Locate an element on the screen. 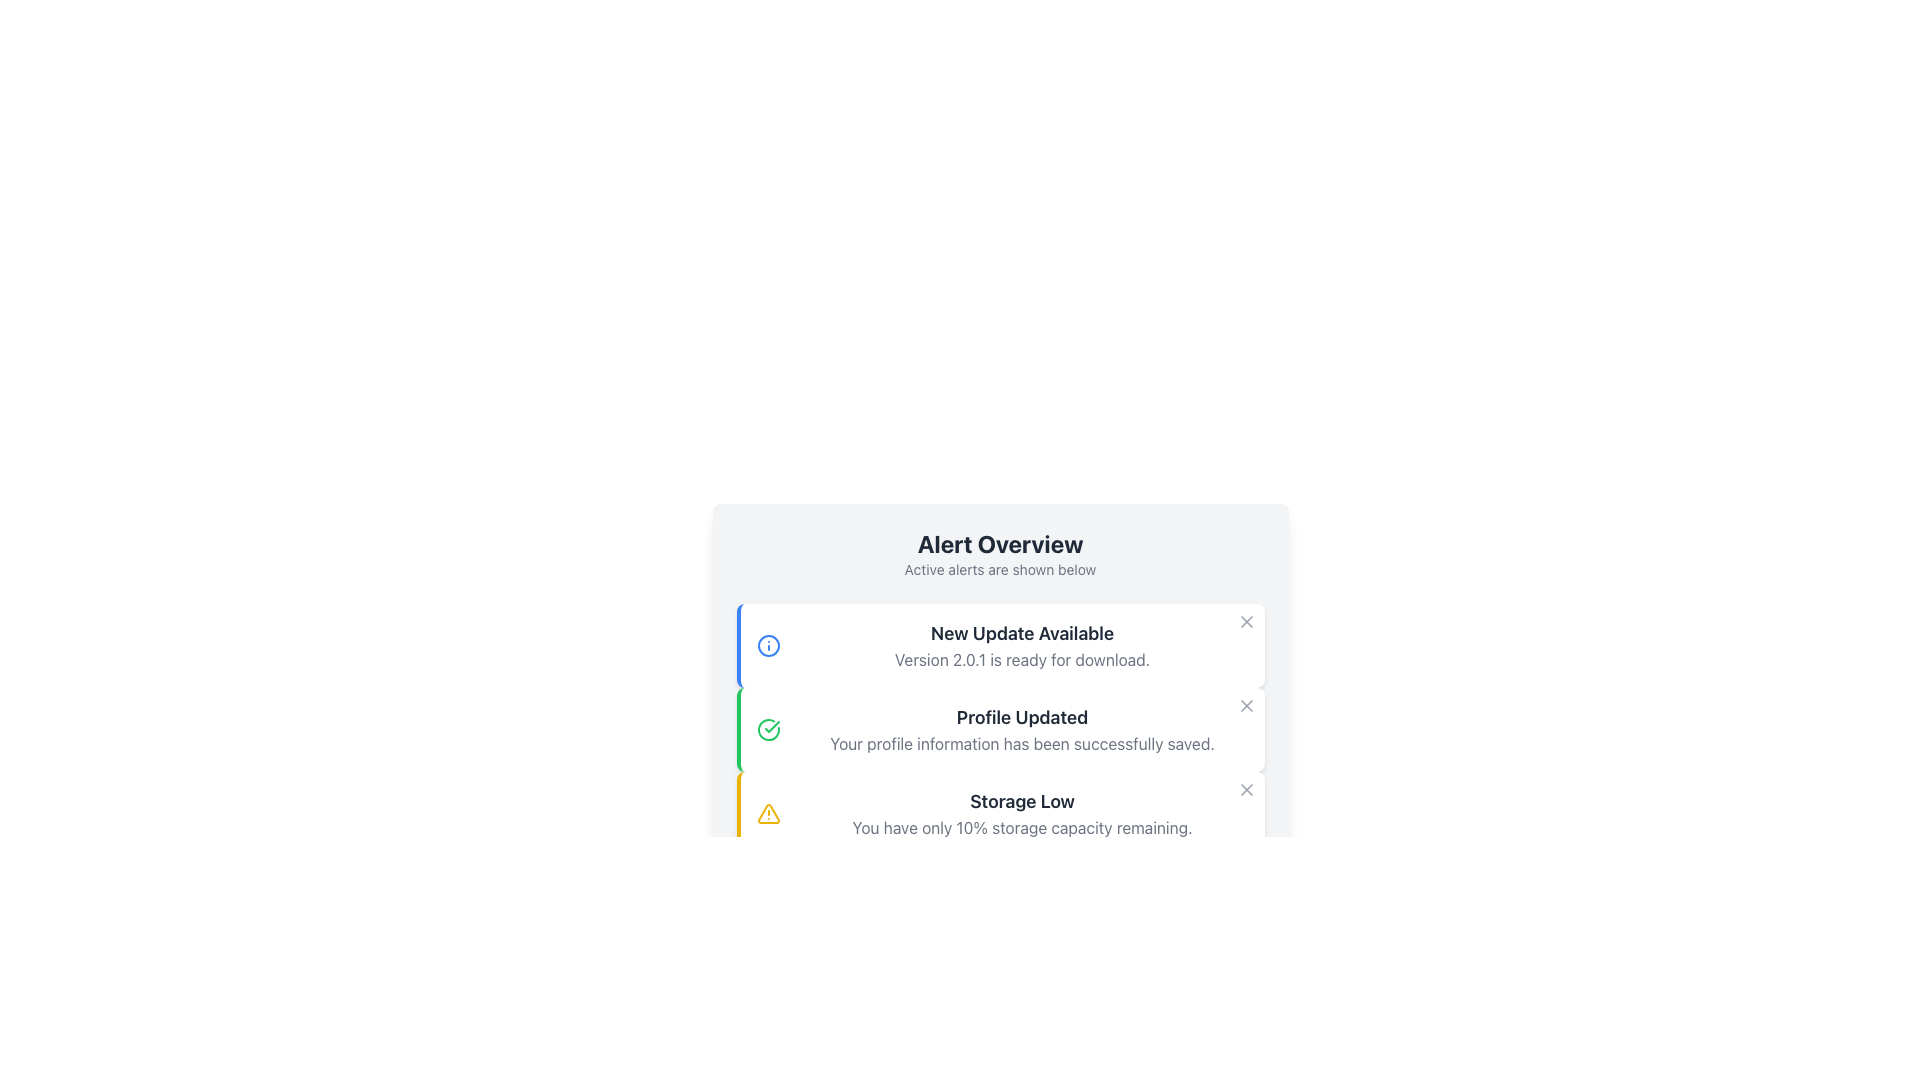 The width and height of the screenshot is (1920, 1080). the third notification box, which has a light background, yellow left border, and contains a warning icon with bold text indicating a storage issue is located at coordinates (1000, 813).